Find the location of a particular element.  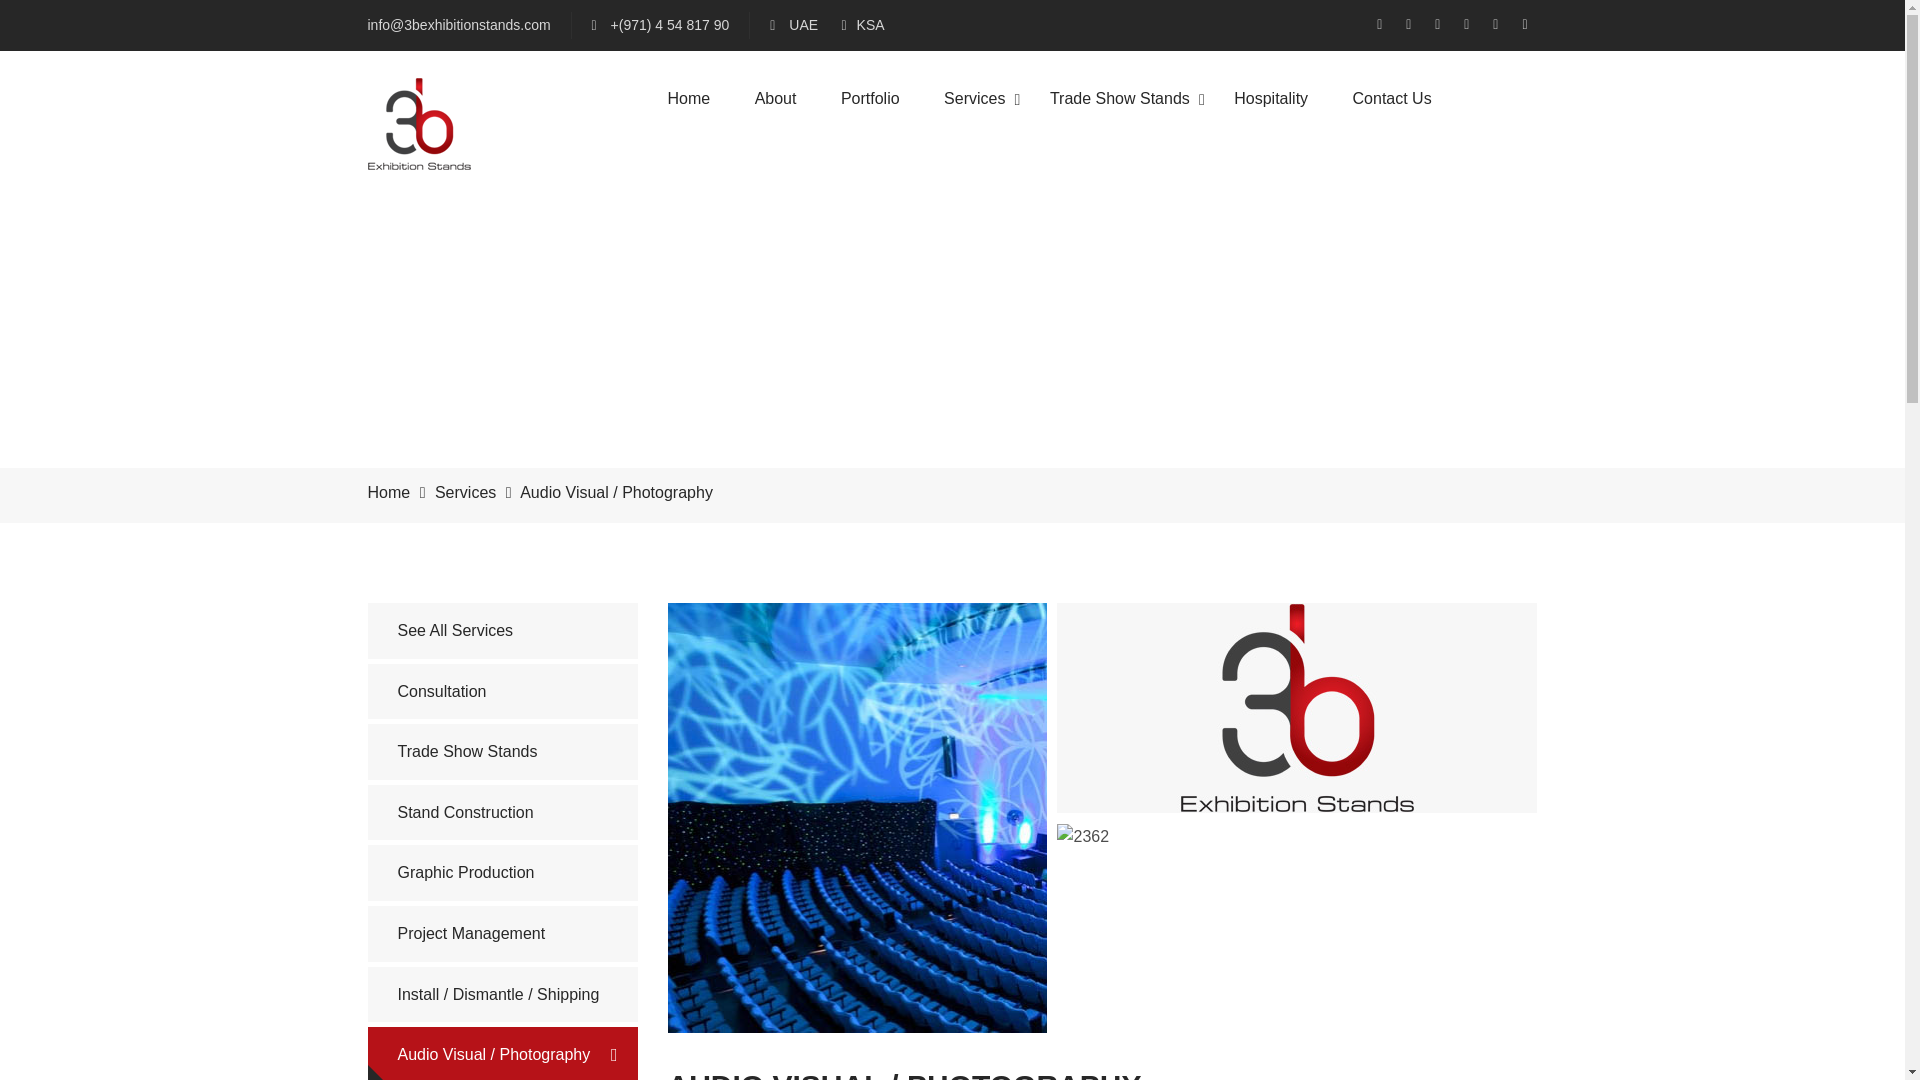

'info@3bexhibitionstands.com' is located at coordinates (368, 24).